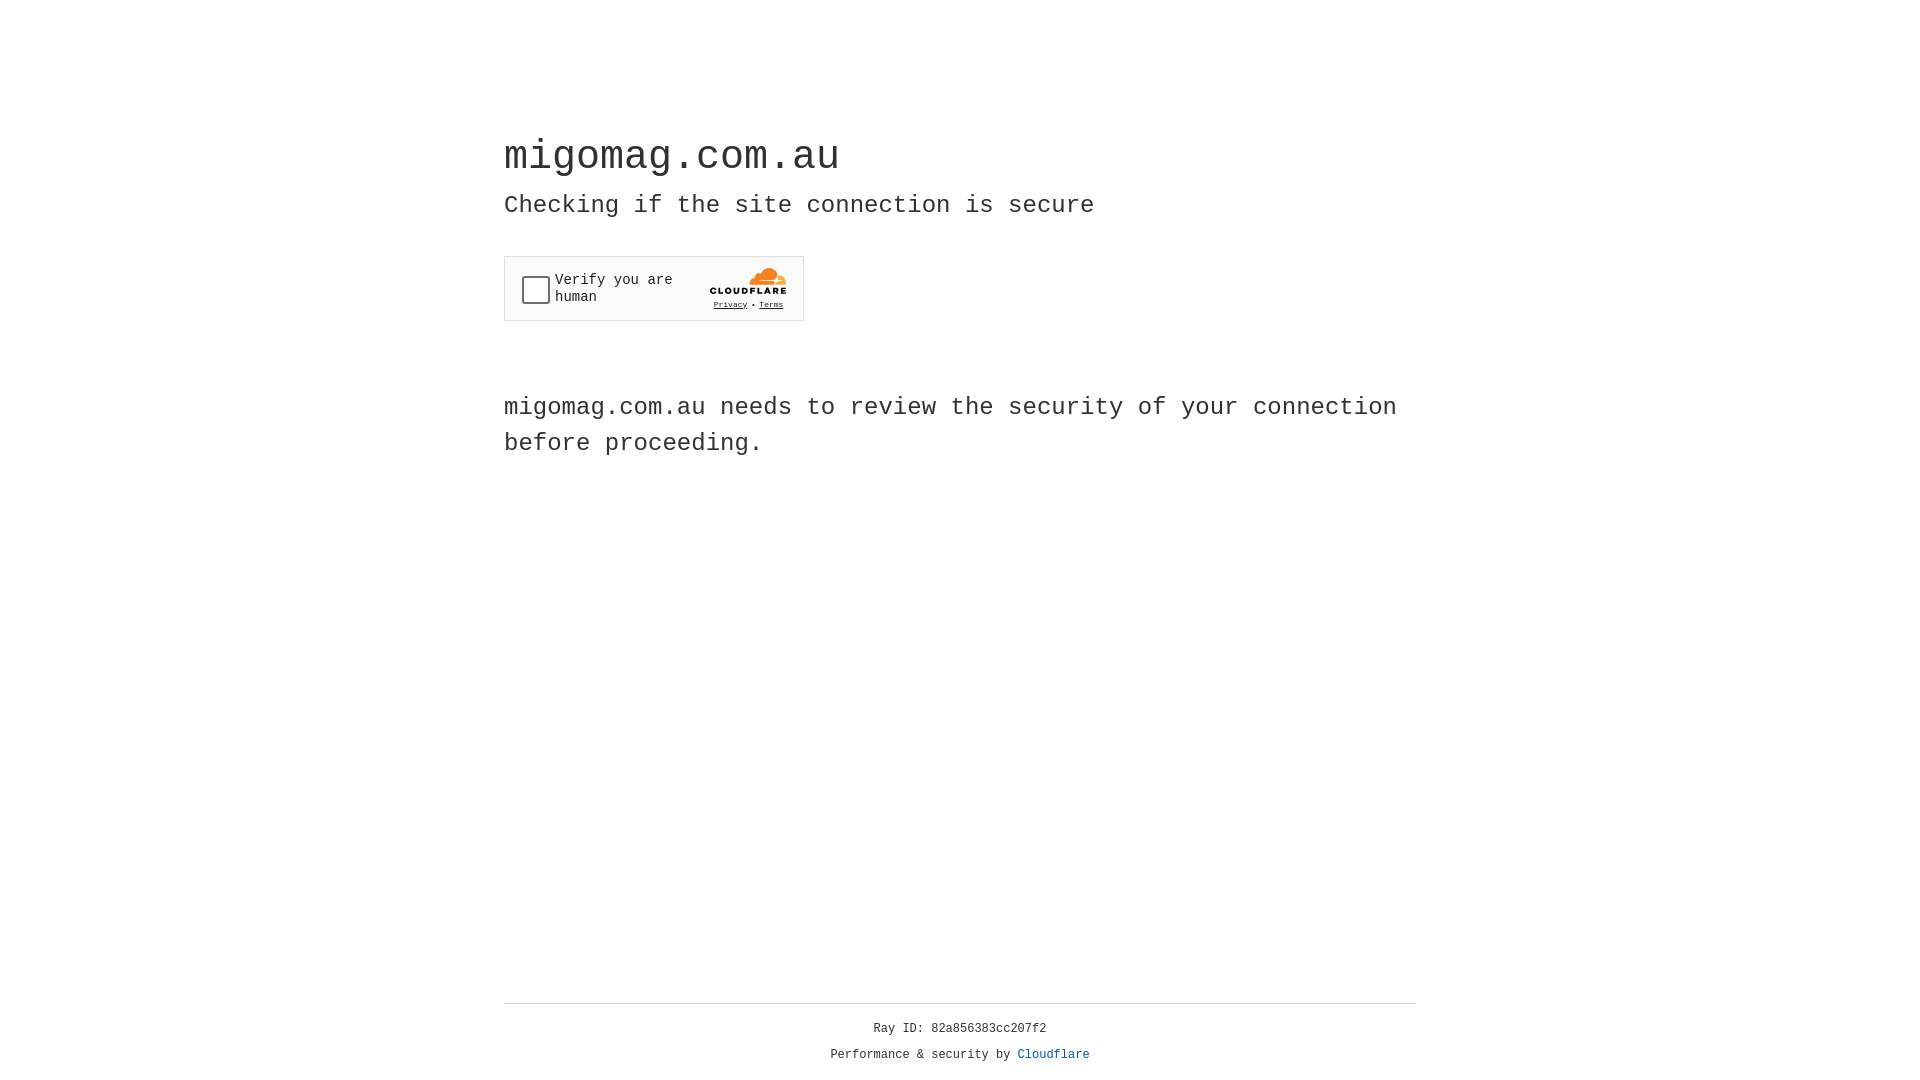  What do you see at coordinates (653, 288) in the screenshot?
I see `'Widget containing a Cloudflare security challenge'` at bounding box center [653, 288].